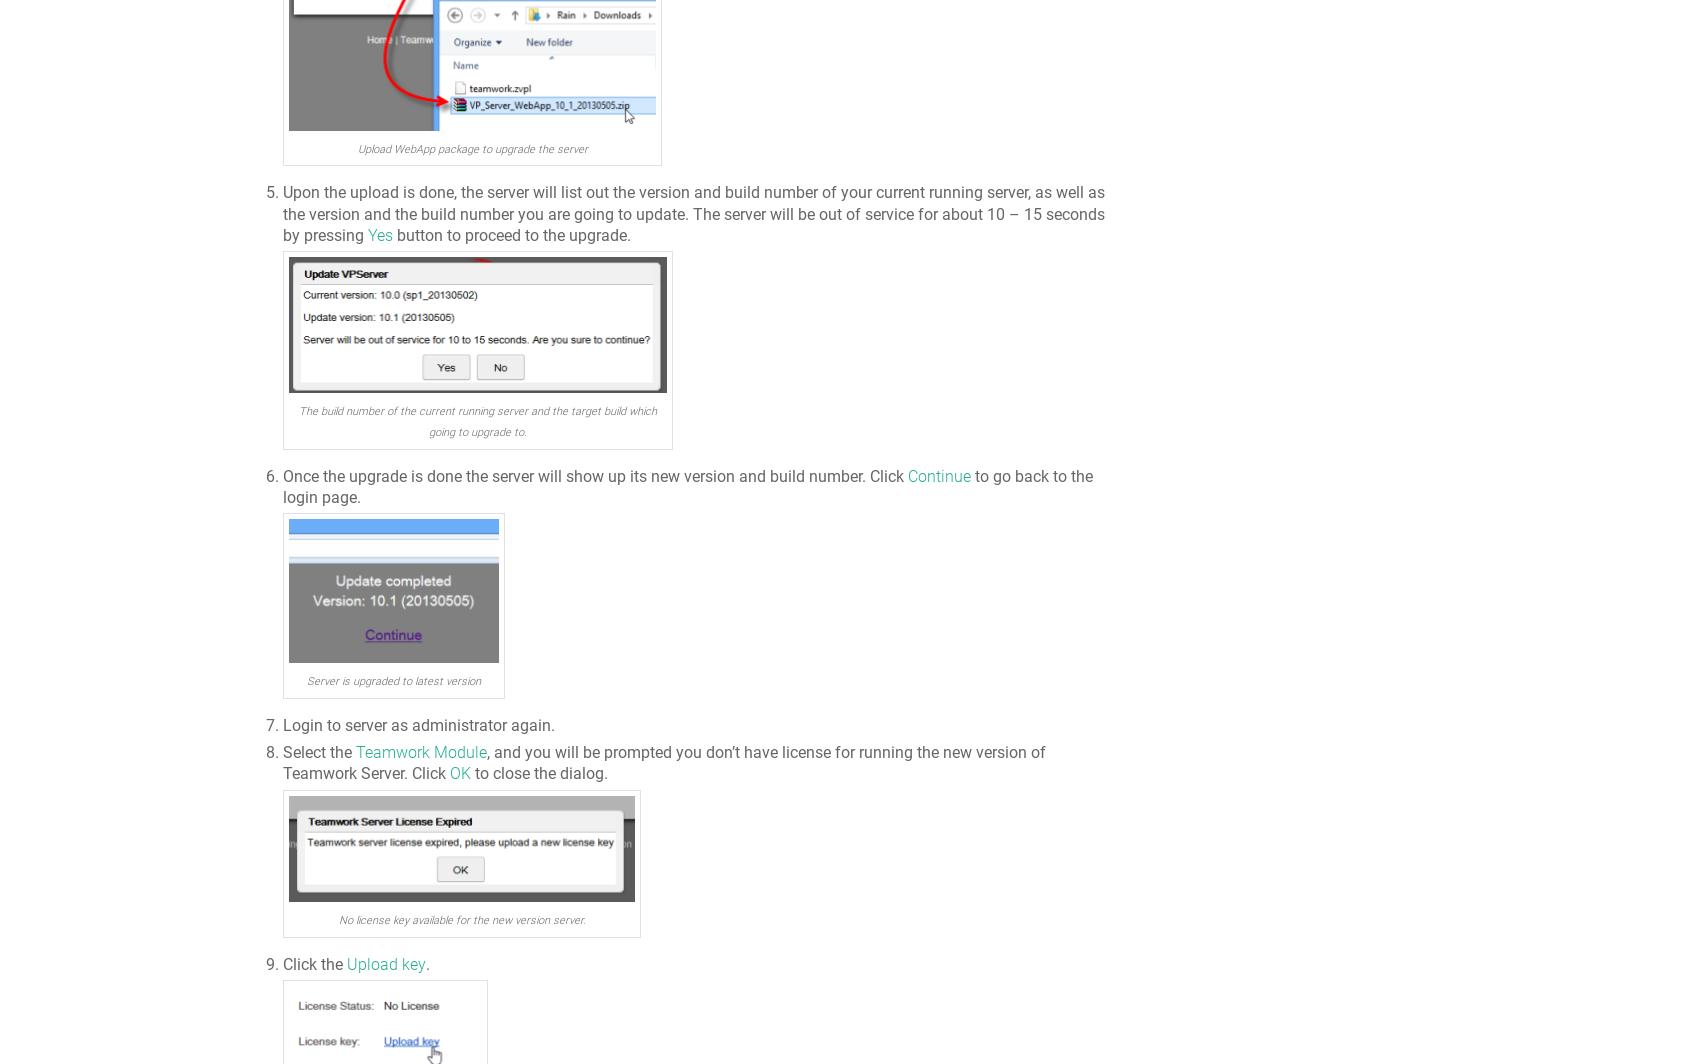  Describe the element at coordinates (315, 963) in the screenshot. I see `'Click the'` at that location.